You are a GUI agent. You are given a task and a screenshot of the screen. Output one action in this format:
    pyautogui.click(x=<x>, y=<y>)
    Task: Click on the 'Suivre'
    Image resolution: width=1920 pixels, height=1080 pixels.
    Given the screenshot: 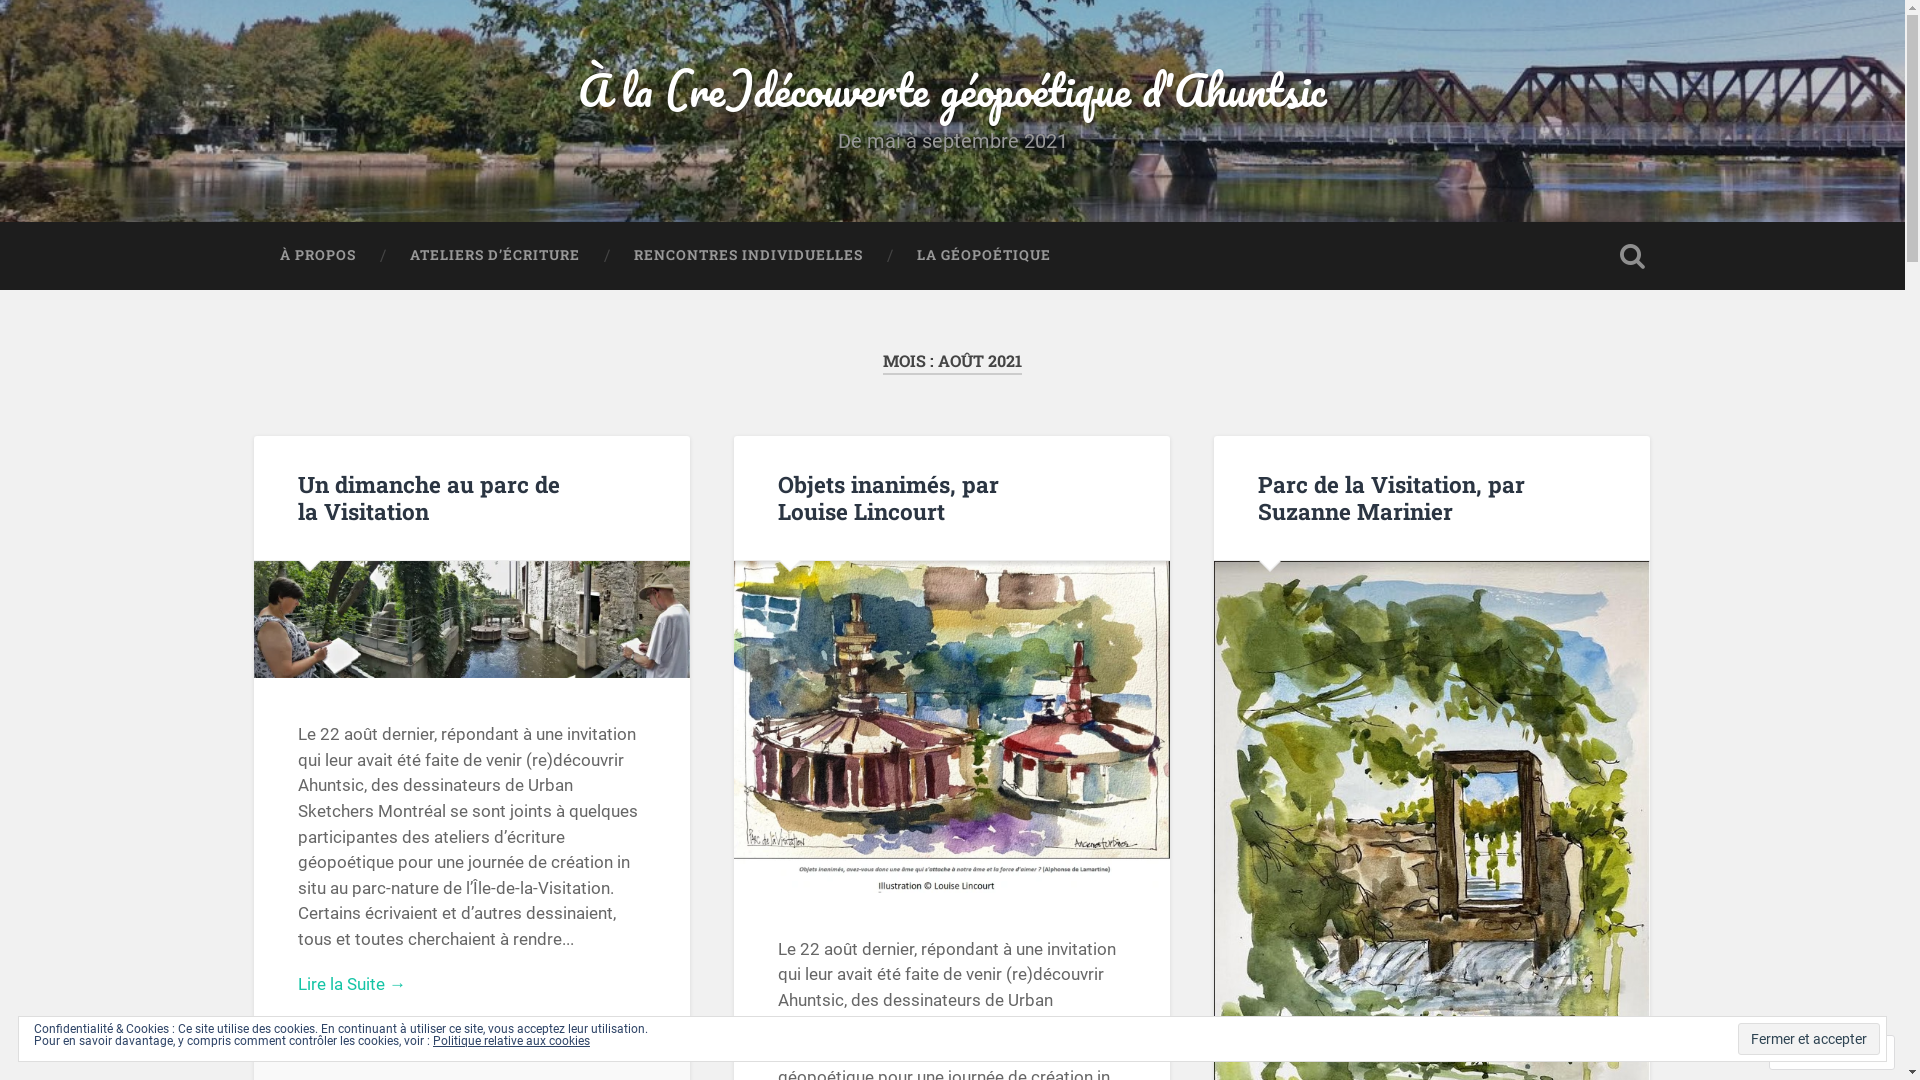 What is the action you would take?
    pyautogui.click(x=1813, y=1051)
    